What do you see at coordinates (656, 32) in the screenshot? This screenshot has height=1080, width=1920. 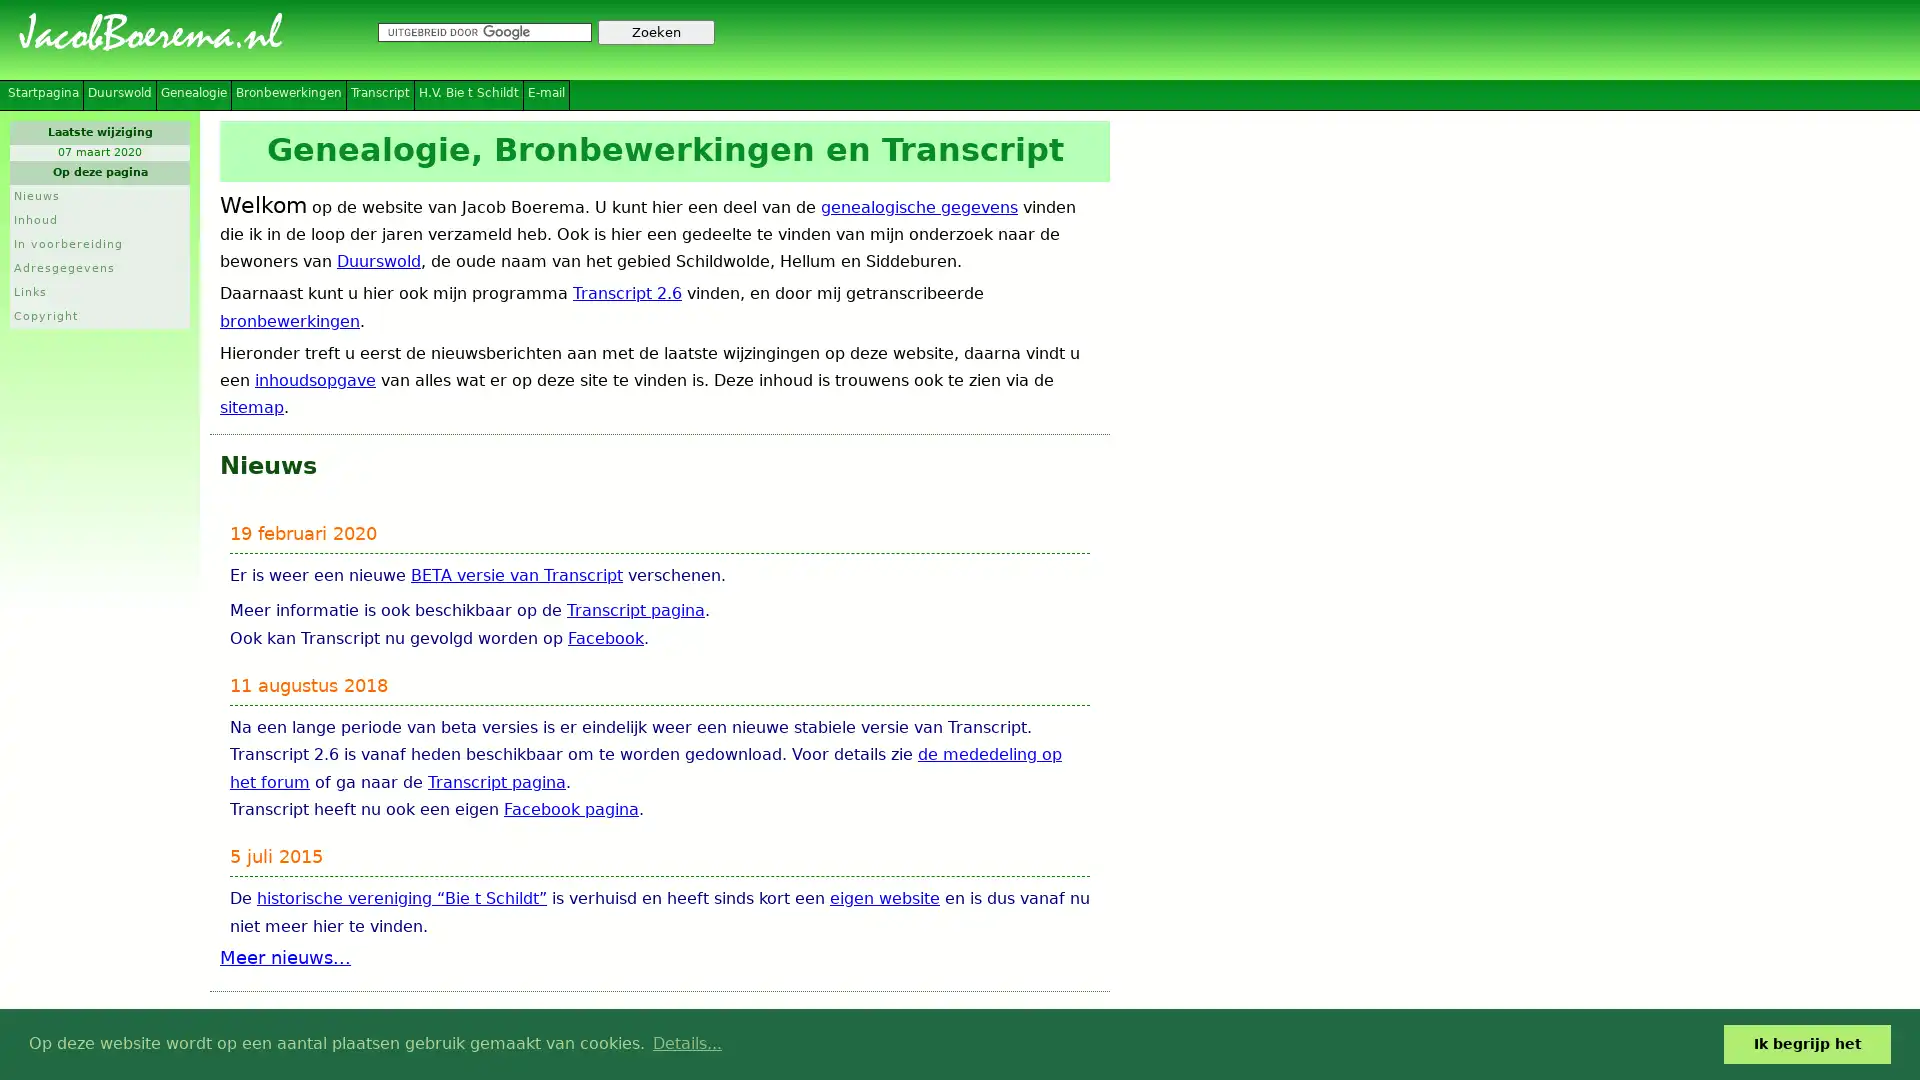 I see `Zoeken` at bounding box center [656, 32].